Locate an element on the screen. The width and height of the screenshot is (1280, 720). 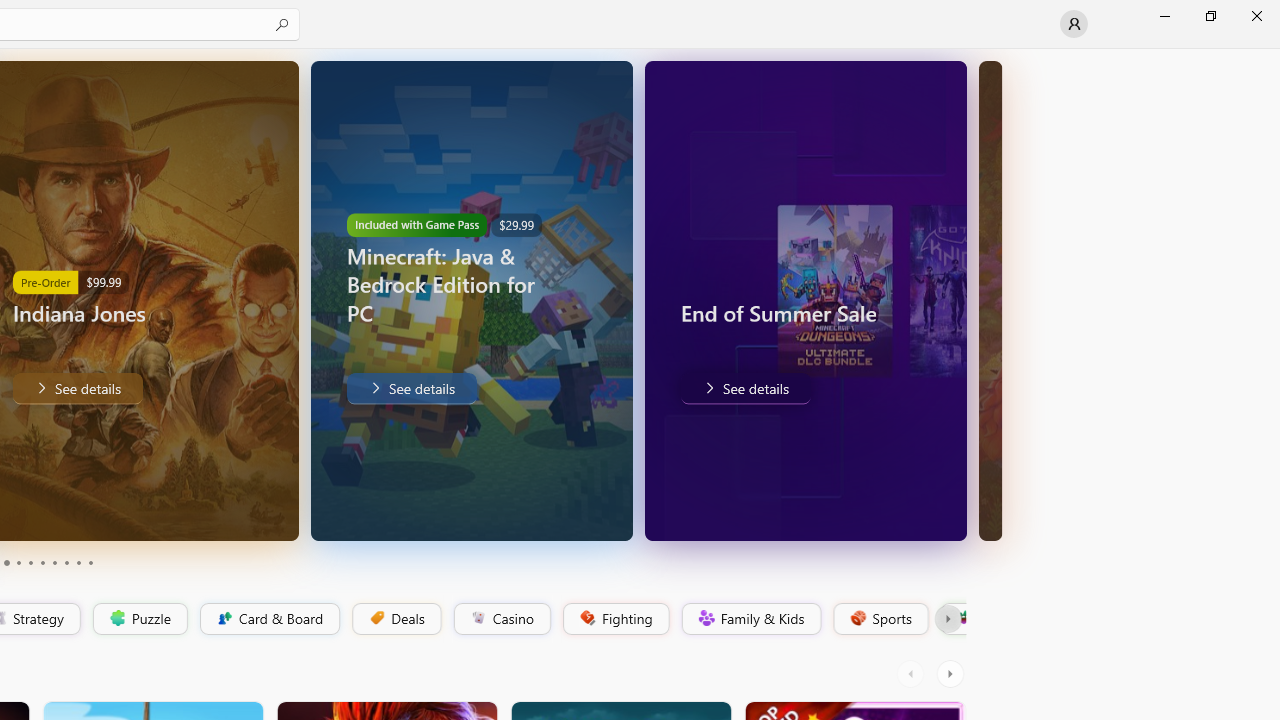
'Card & Board' is located at coordinates (267, 618).